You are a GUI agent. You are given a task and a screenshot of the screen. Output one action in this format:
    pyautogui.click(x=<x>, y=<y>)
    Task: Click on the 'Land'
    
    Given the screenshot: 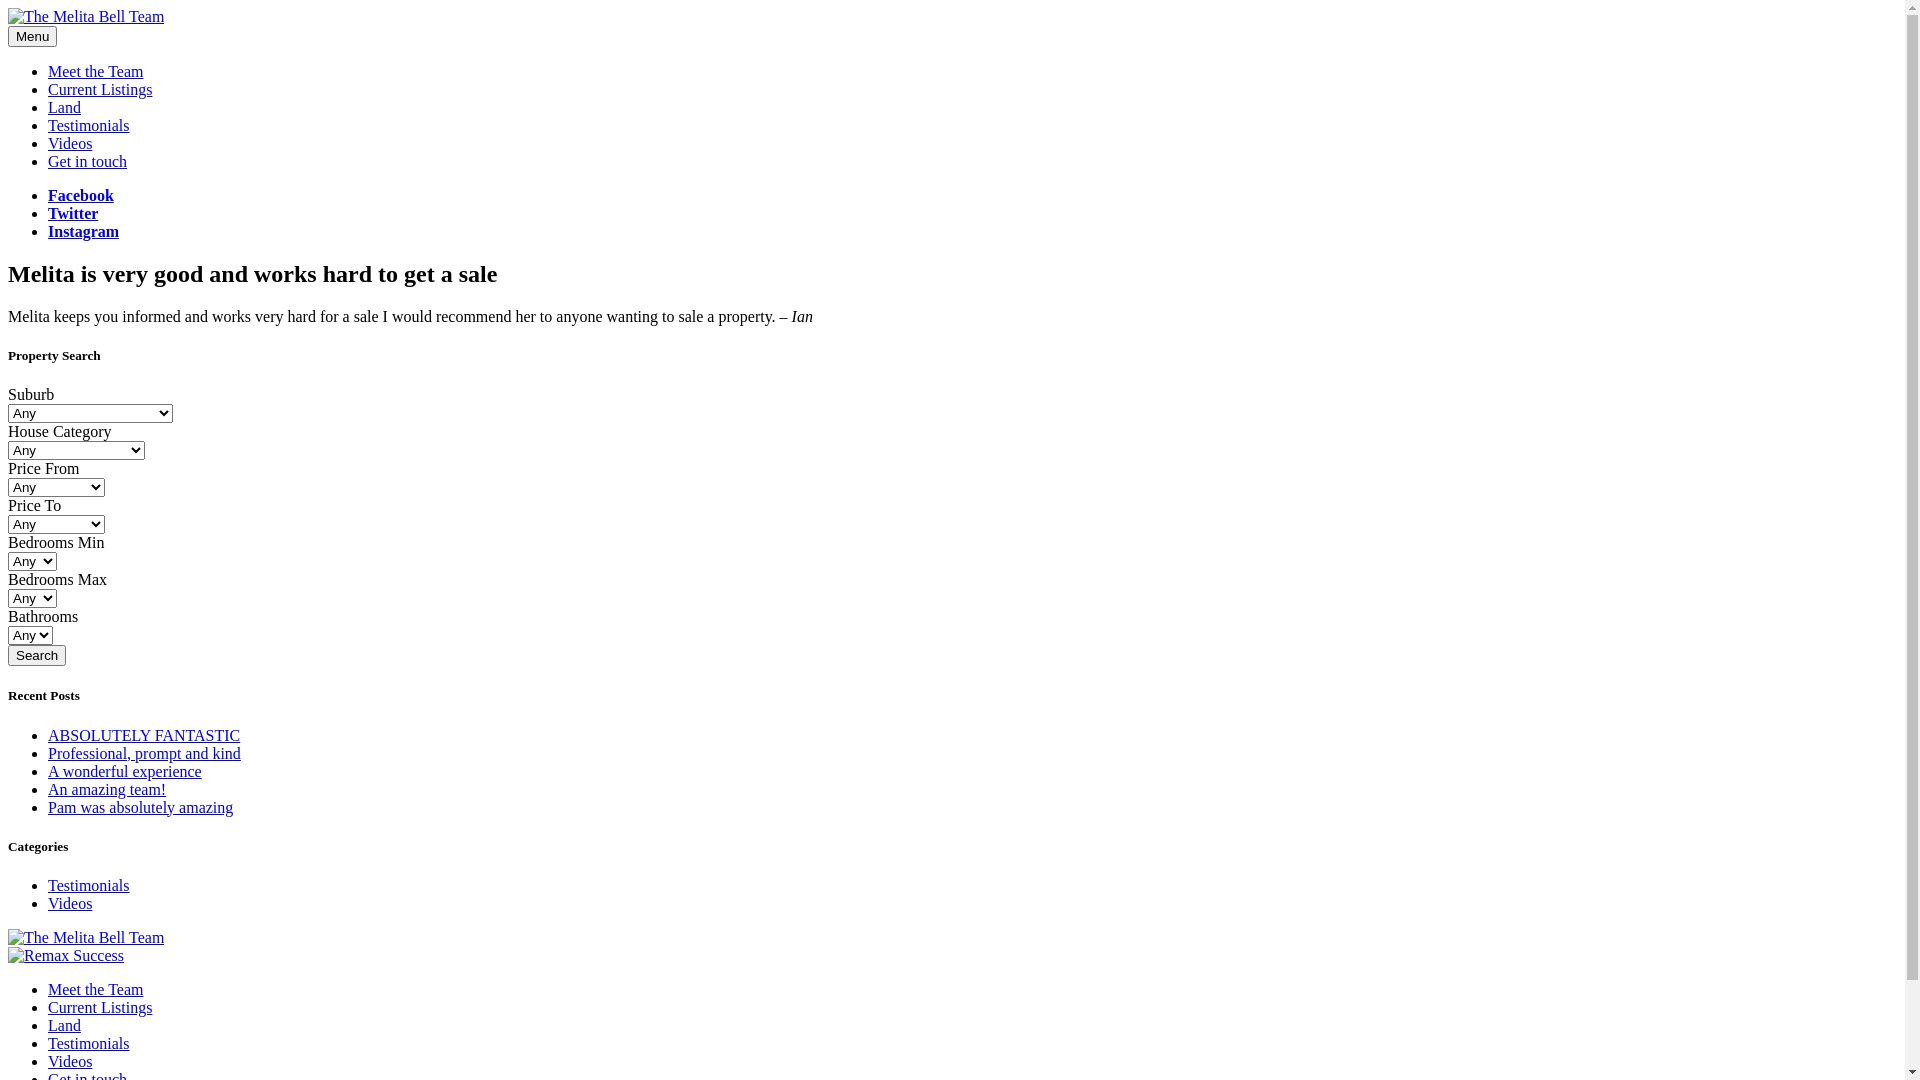 What is the action you would take?
    pyautogui.click(x=64, y=107)
    